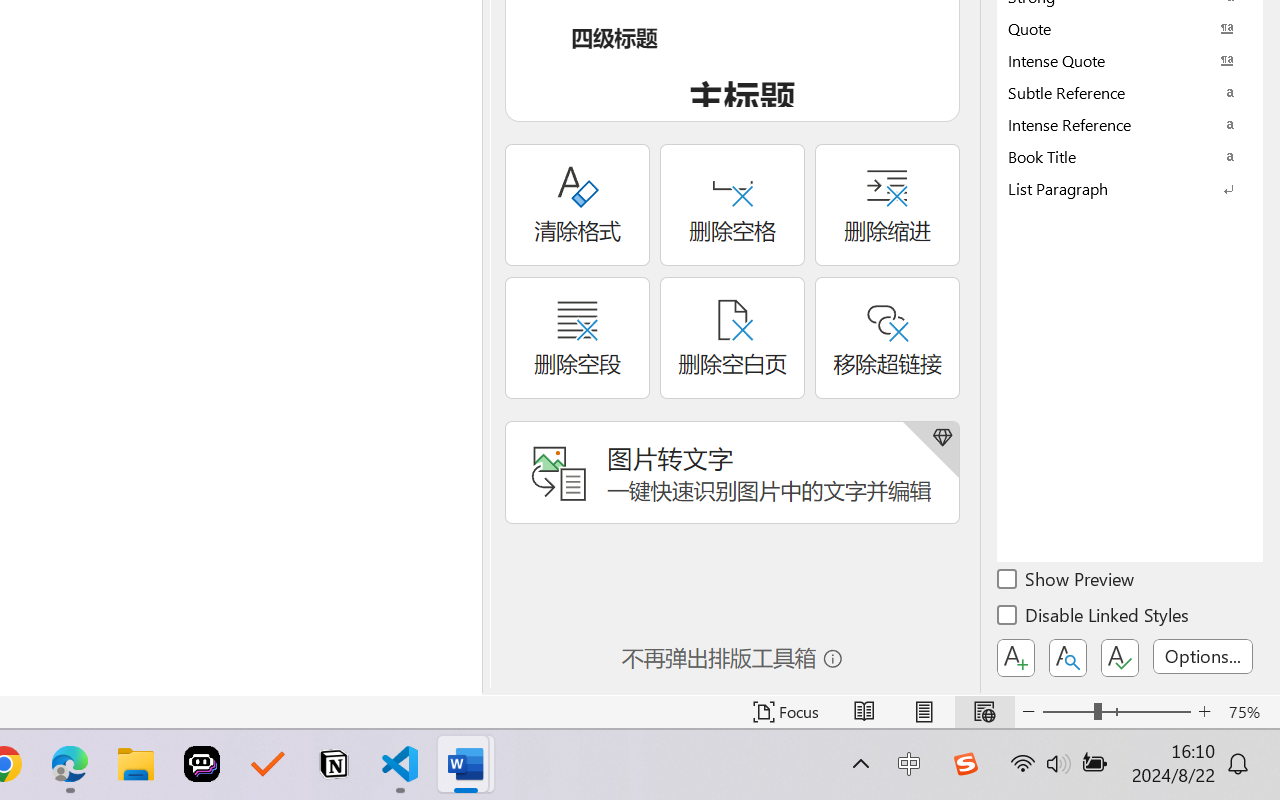 The image size is (1280, 800). What do you see at coordinates (1067, 711) in the screenshot?
I see `'Zoom Out'` at bounding box center [1067, 711].